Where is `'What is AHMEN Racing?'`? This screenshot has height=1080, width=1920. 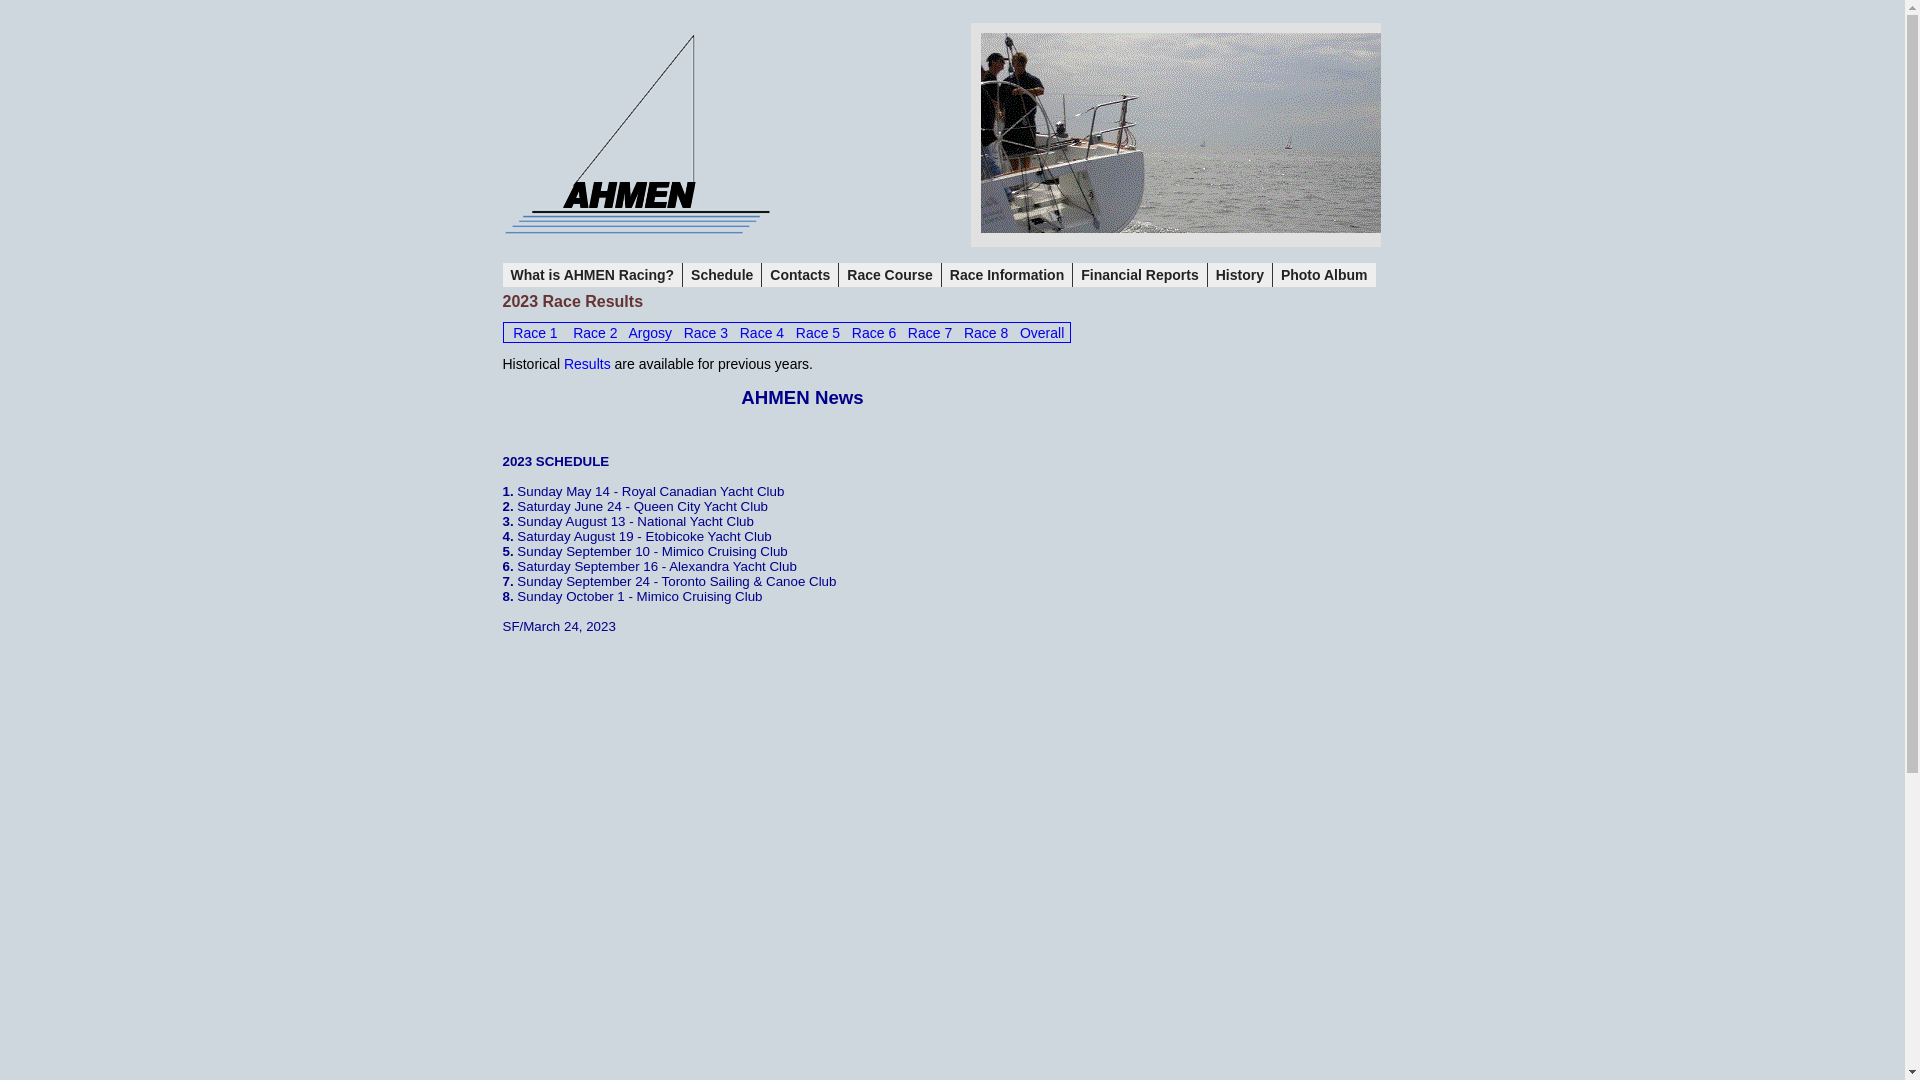
'What is AHMEN Racing?' is located at coordinates (591, 274).